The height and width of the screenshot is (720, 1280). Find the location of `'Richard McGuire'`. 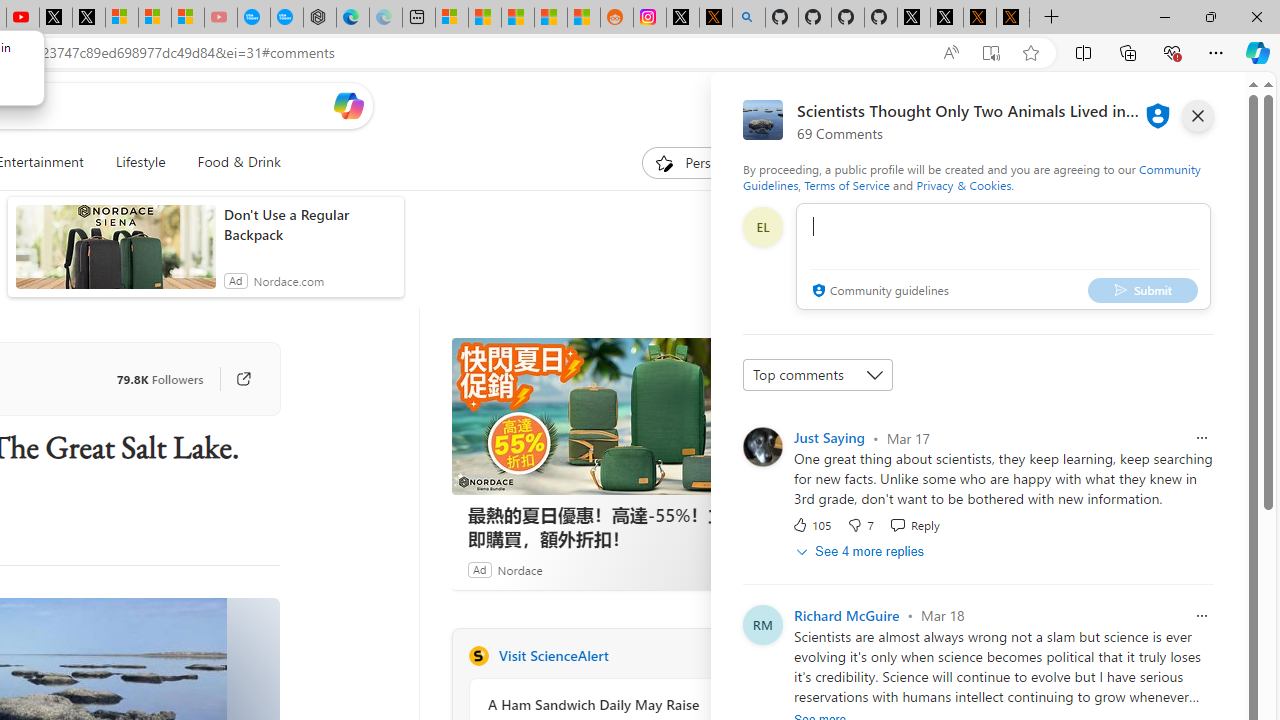

'Richard McGuire' is located at coordinates (846, 614).